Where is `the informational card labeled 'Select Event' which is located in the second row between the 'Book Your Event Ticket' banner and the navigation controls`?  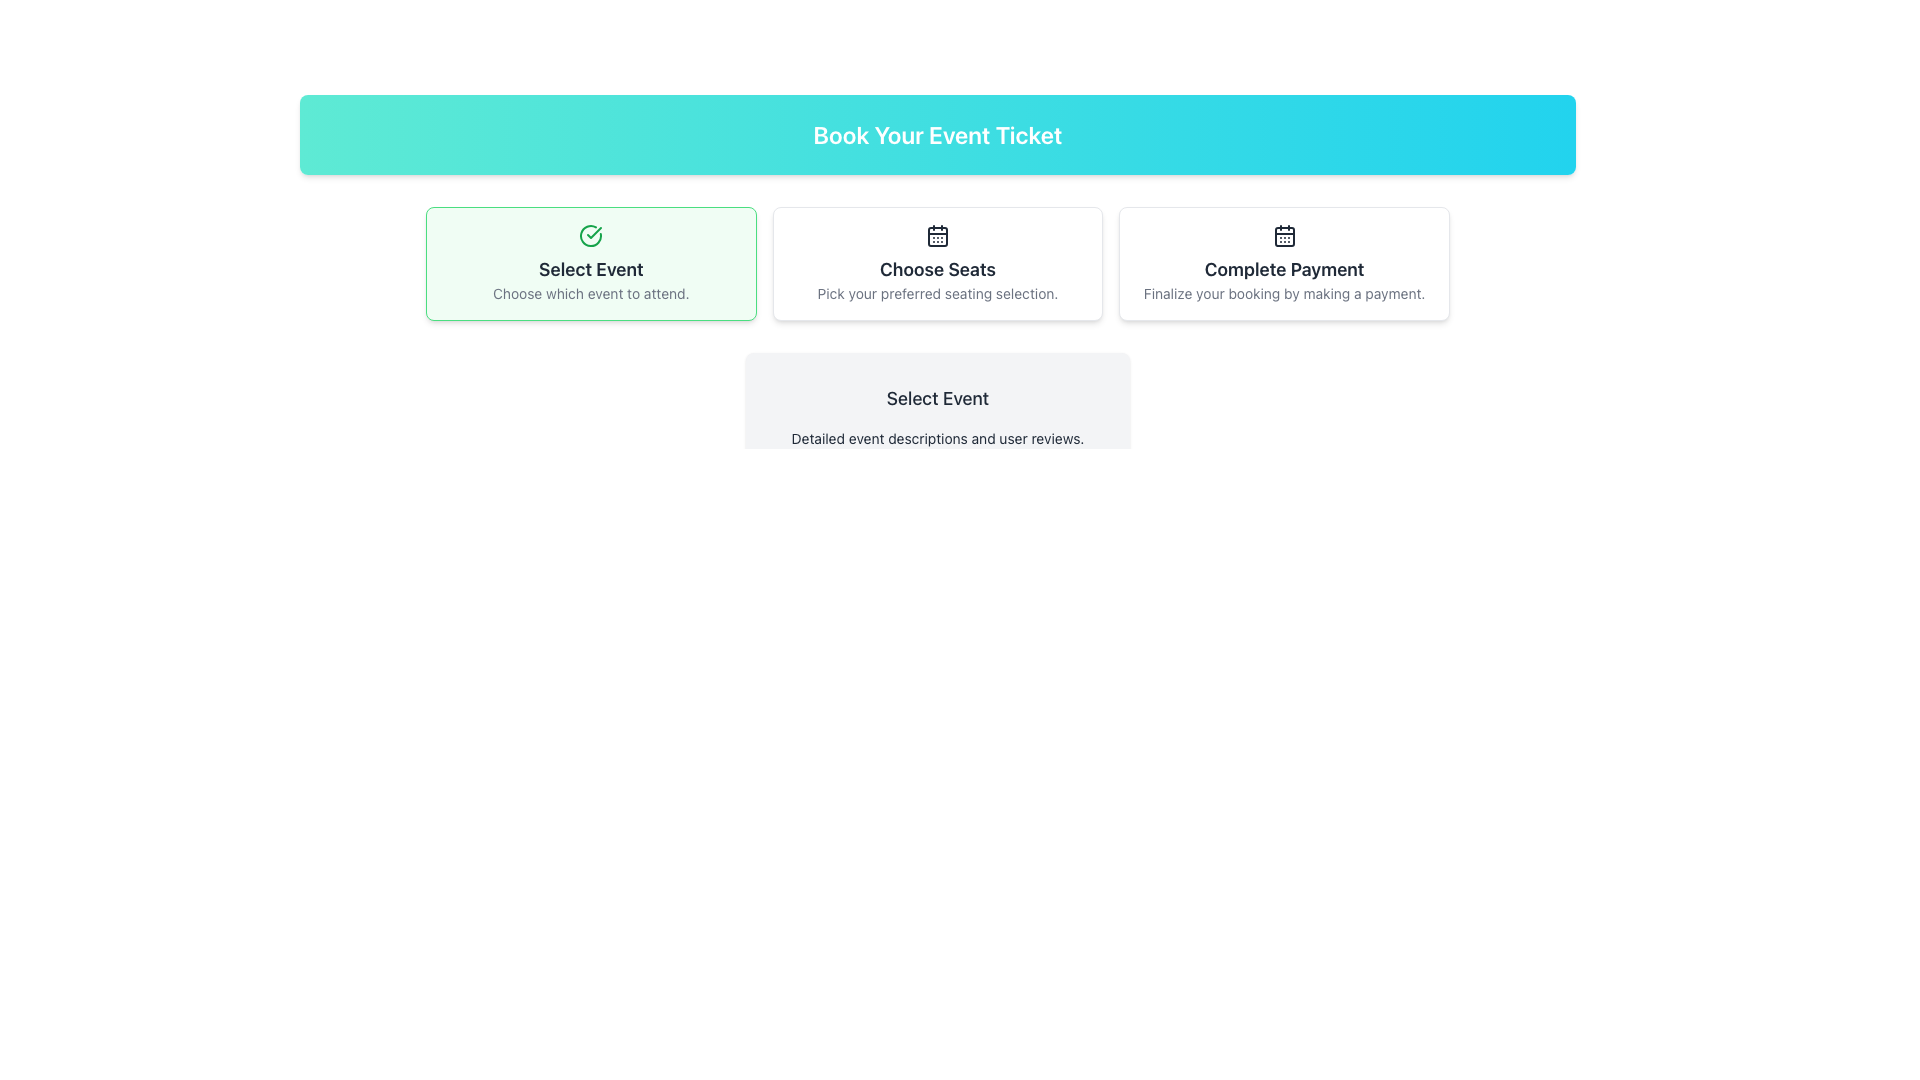 the informational card labeled 'Select Event' which is located in the second row between the 'Book Your Event Ticket' banner and the navigation controls is located at coordinates (936, 415).